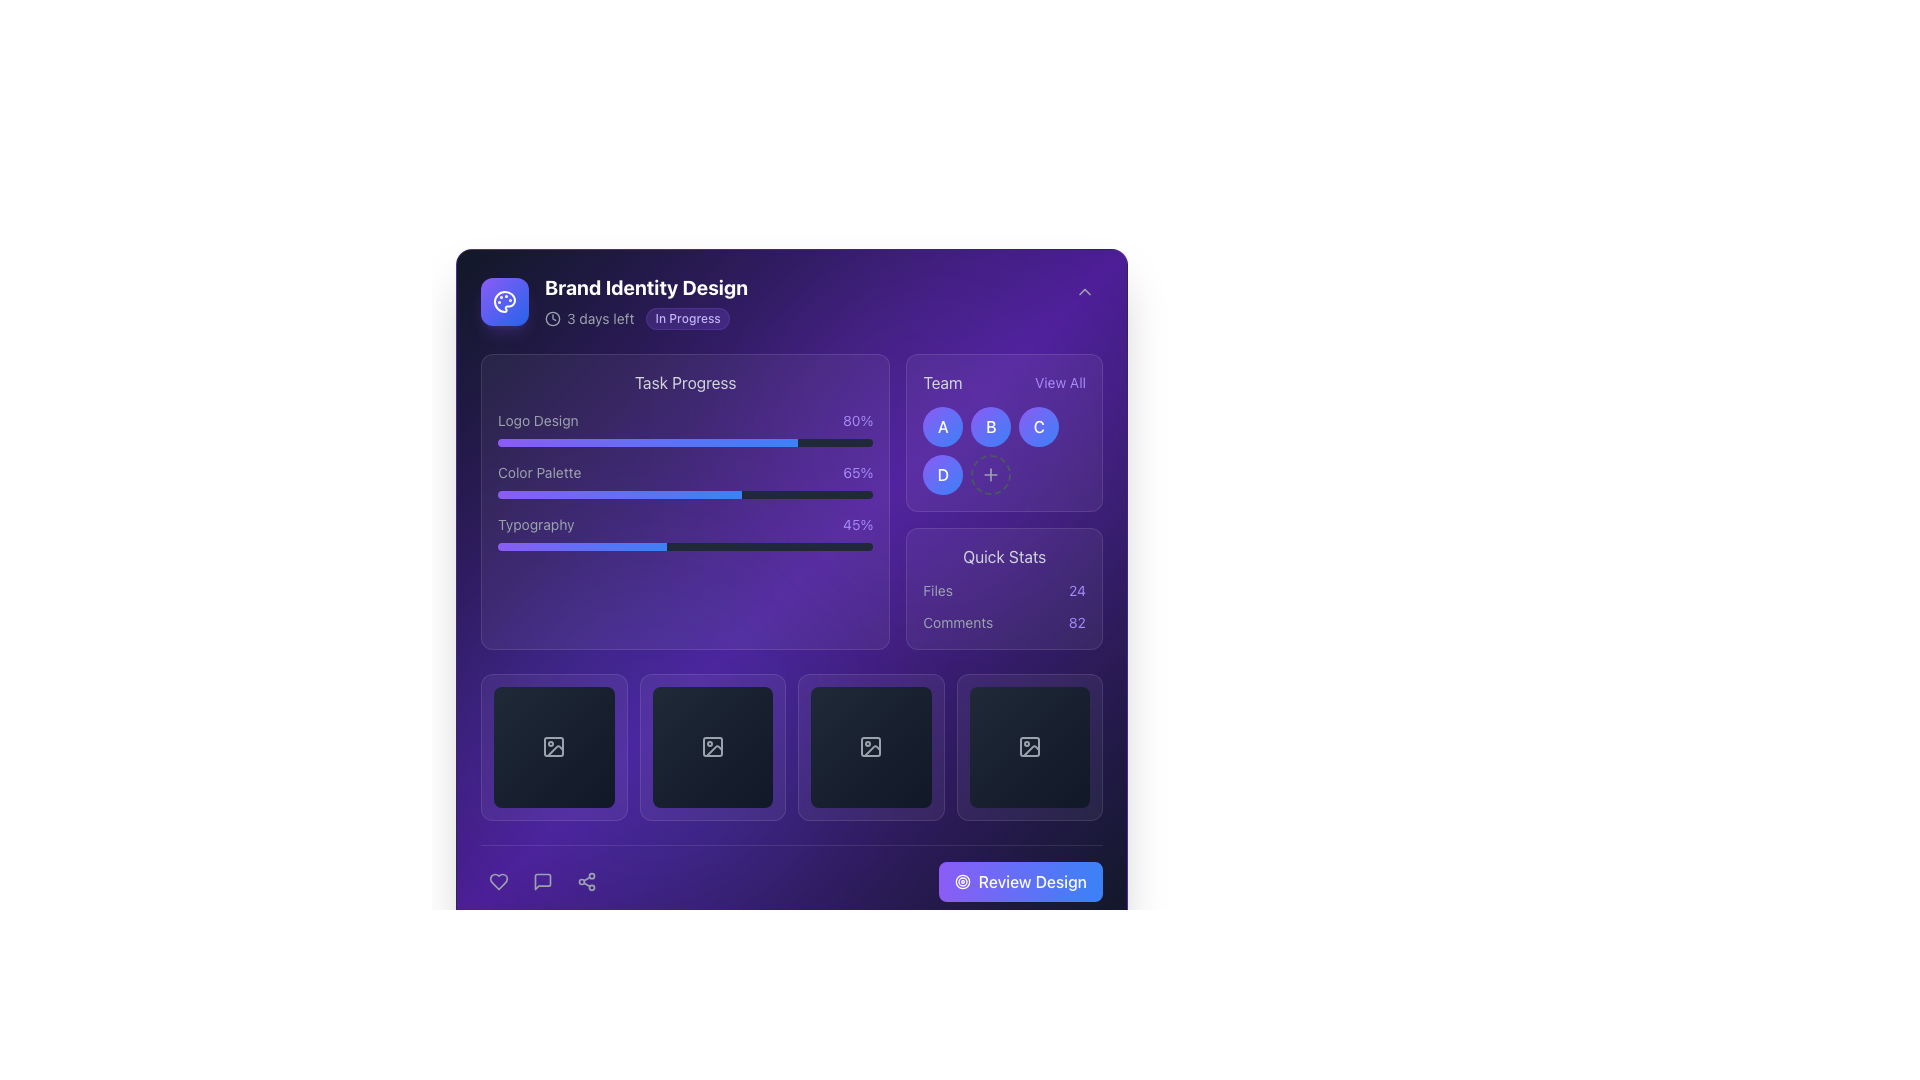 The width and height of the screenshot is (1920, 1080). Describe the element at coordinates (1004, 500) in the screenshot. I see `the plus button in the team overview panel` at that location.